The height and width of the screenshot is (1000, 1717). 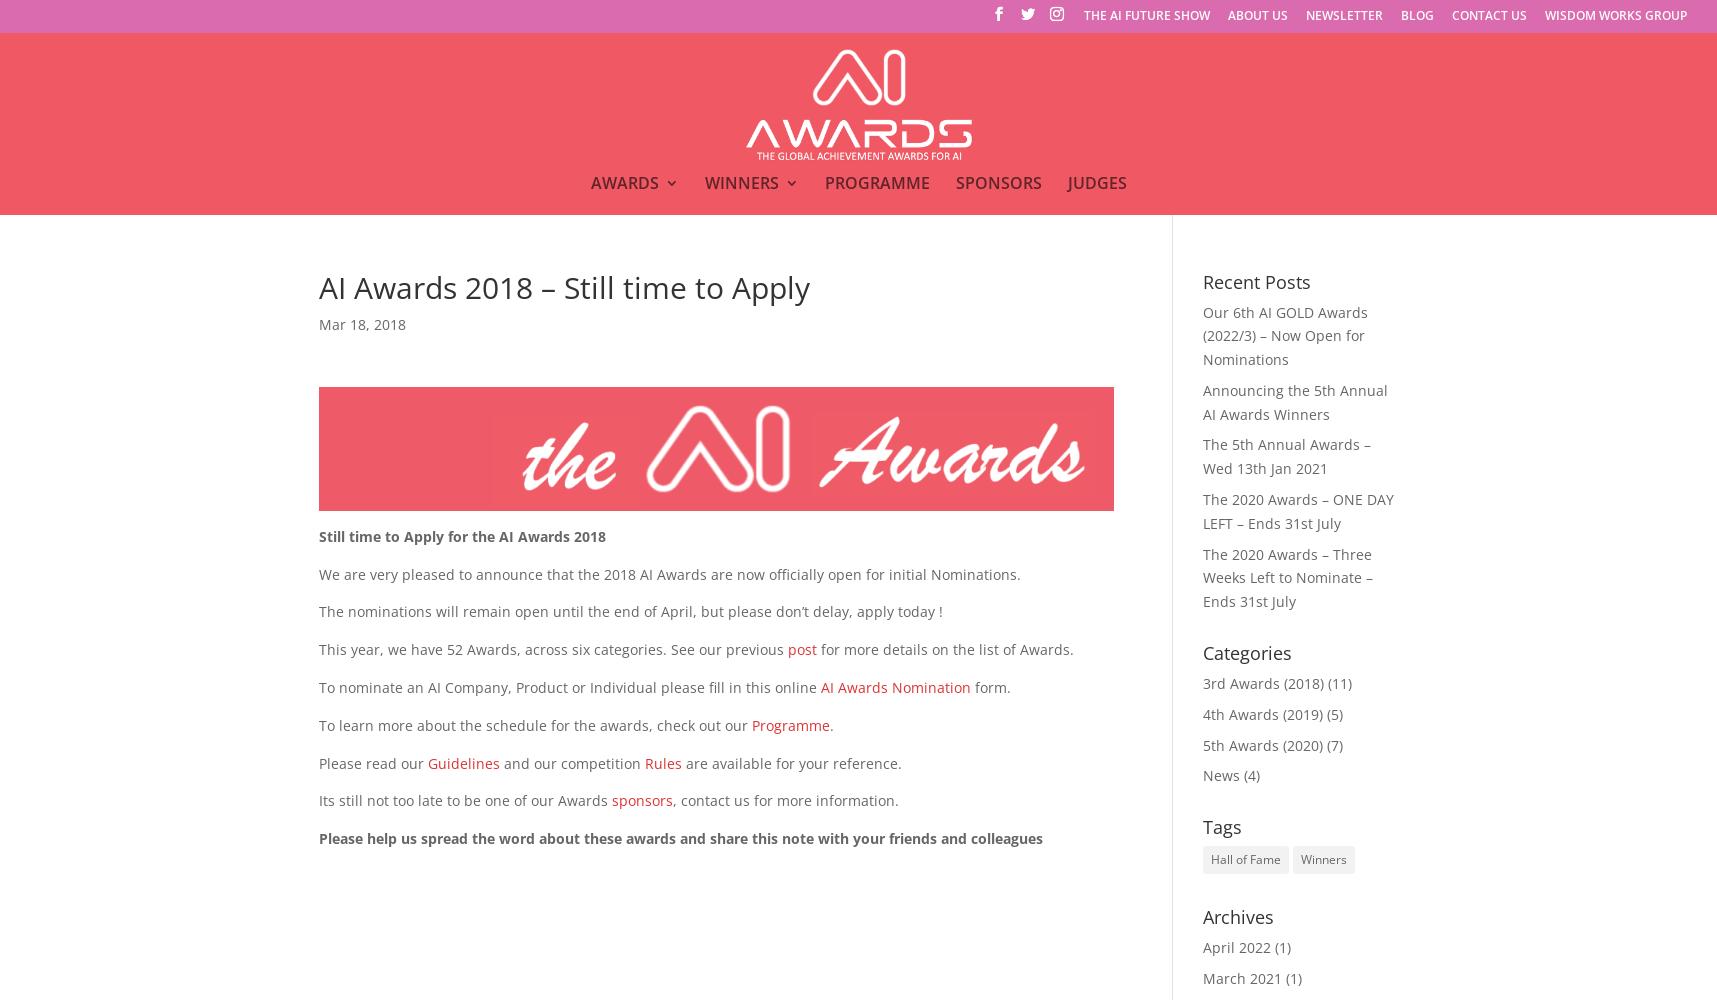 I want to click on '(4)', so click(x=1249, y=775).